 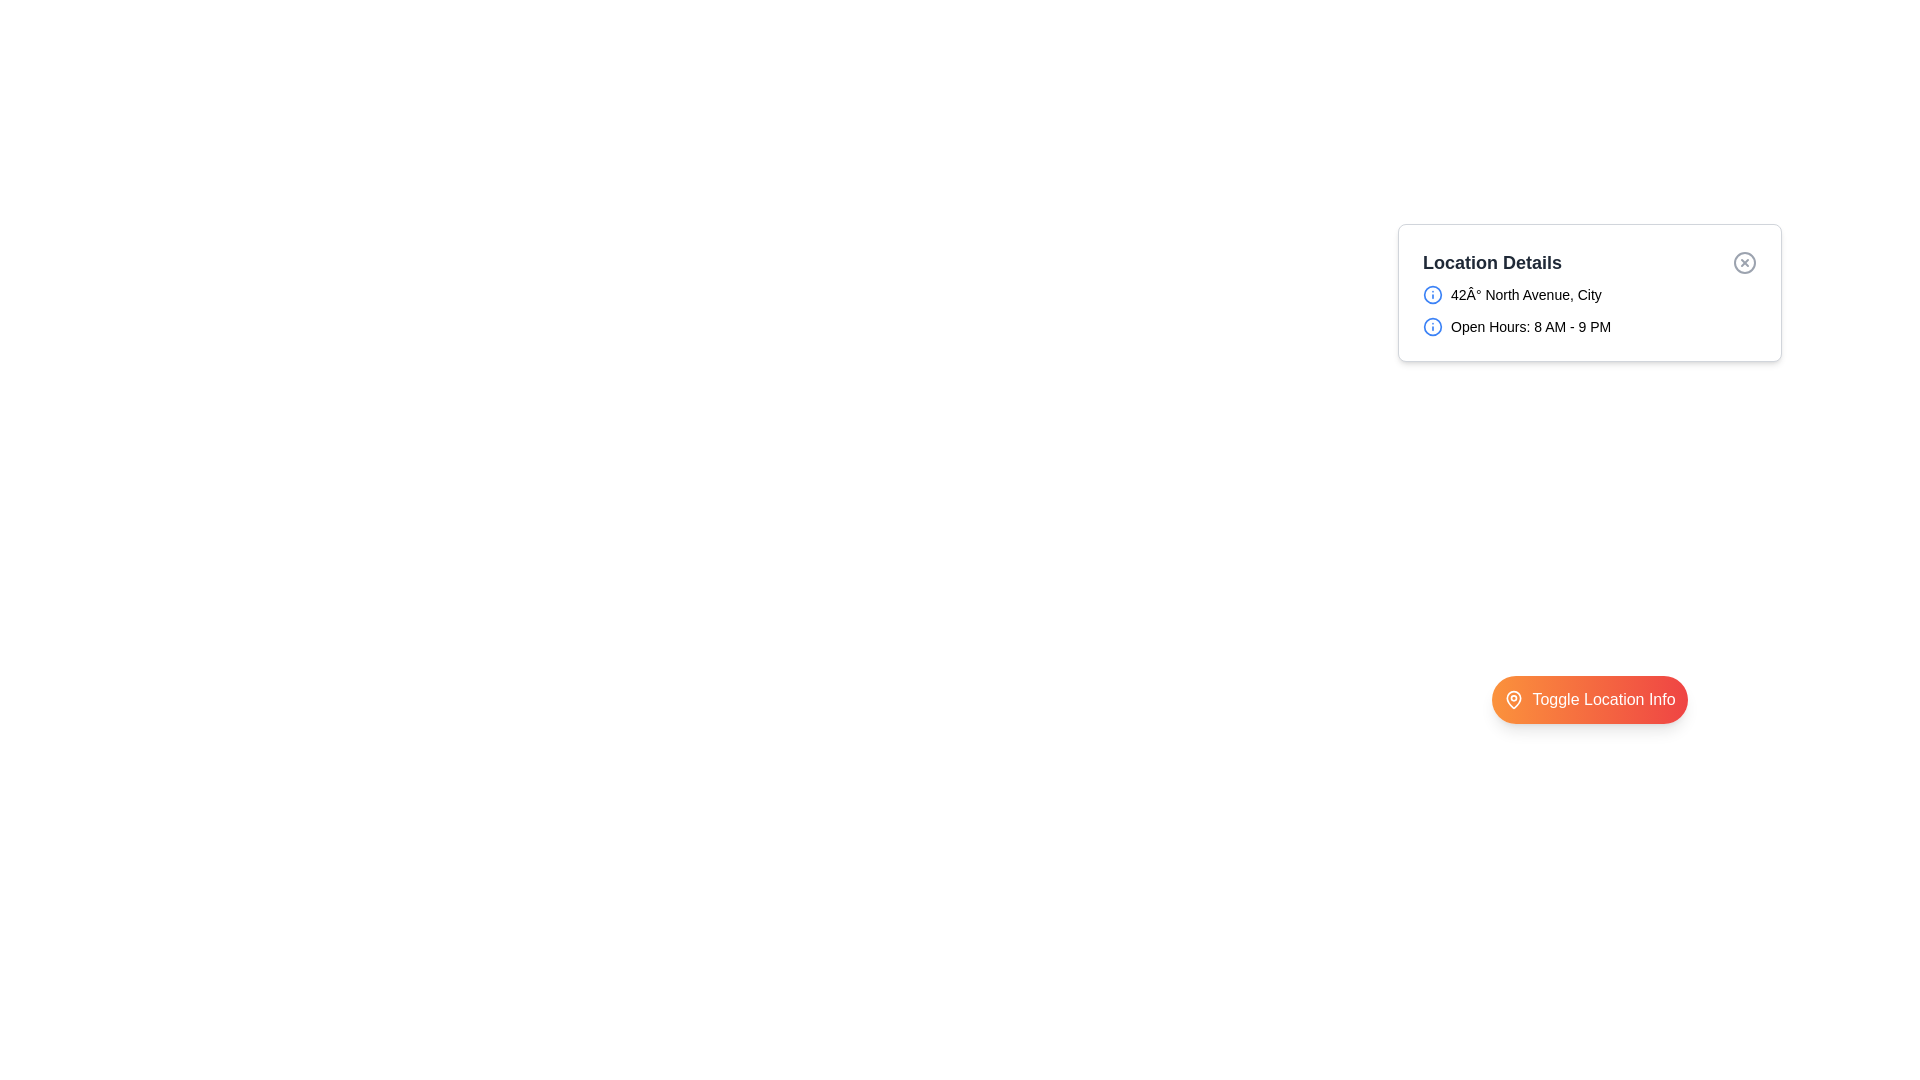 I want to click on the informational text displaying the operating hours located below '42° North Avenue, City' in the 'Location Details' section, so click(x=1588, y=326).